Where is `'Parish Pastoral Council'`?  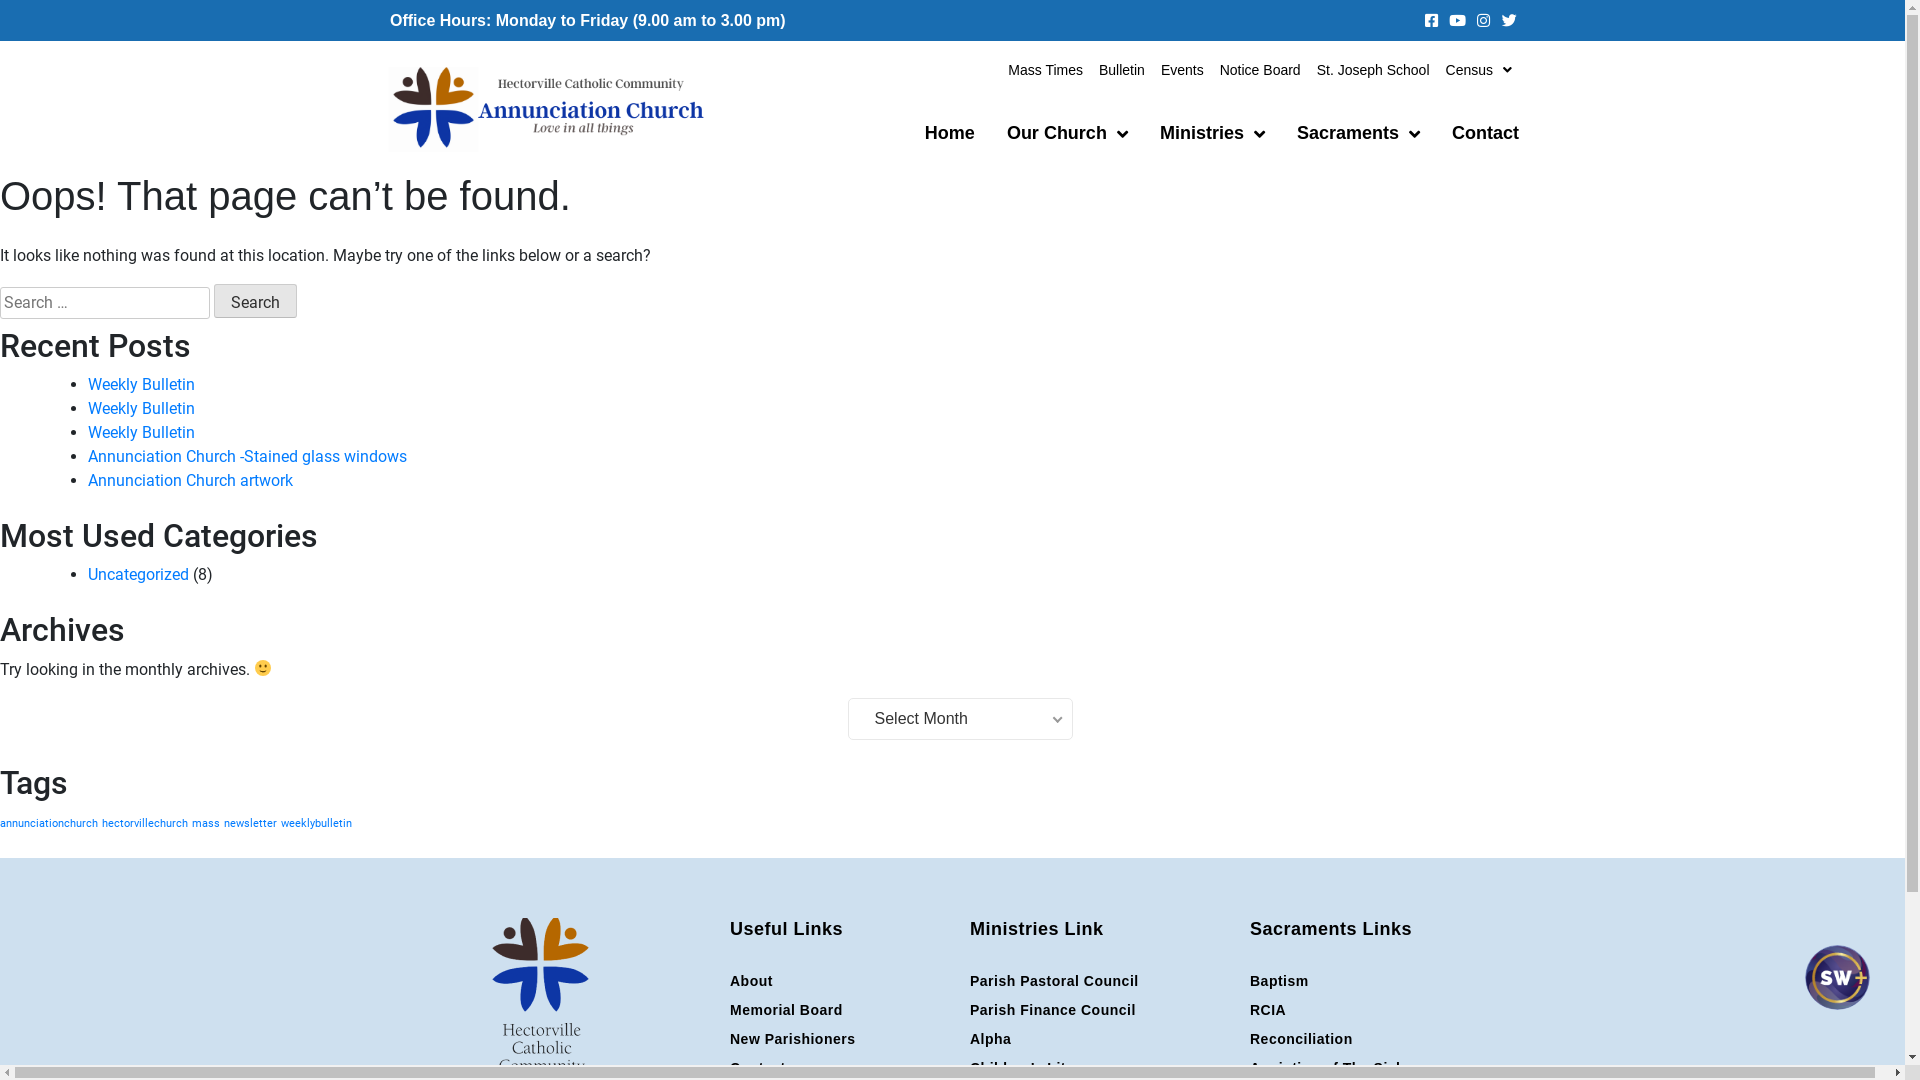 'Parish Pastoral Council' is located at coordinates (969, 980).